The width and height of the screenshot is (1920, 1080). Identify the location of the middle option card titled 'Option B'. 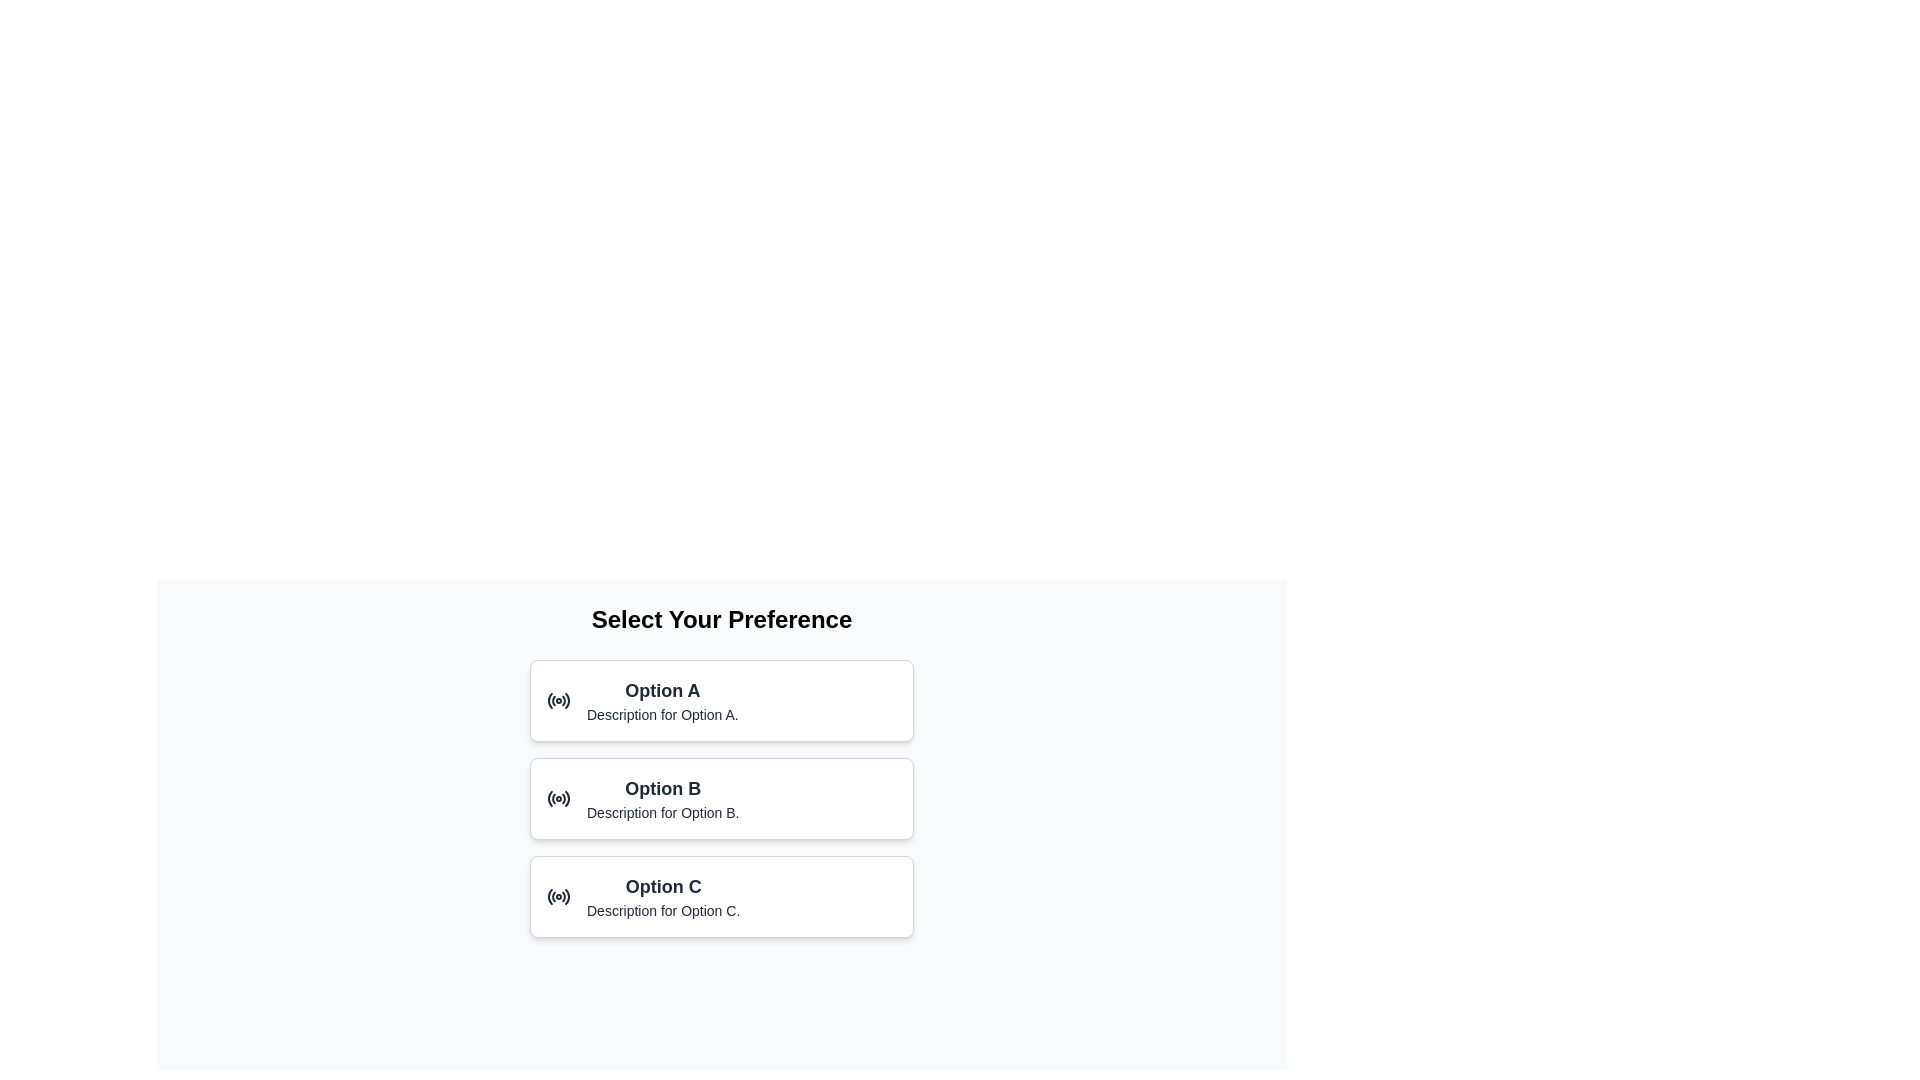
(720, 797).